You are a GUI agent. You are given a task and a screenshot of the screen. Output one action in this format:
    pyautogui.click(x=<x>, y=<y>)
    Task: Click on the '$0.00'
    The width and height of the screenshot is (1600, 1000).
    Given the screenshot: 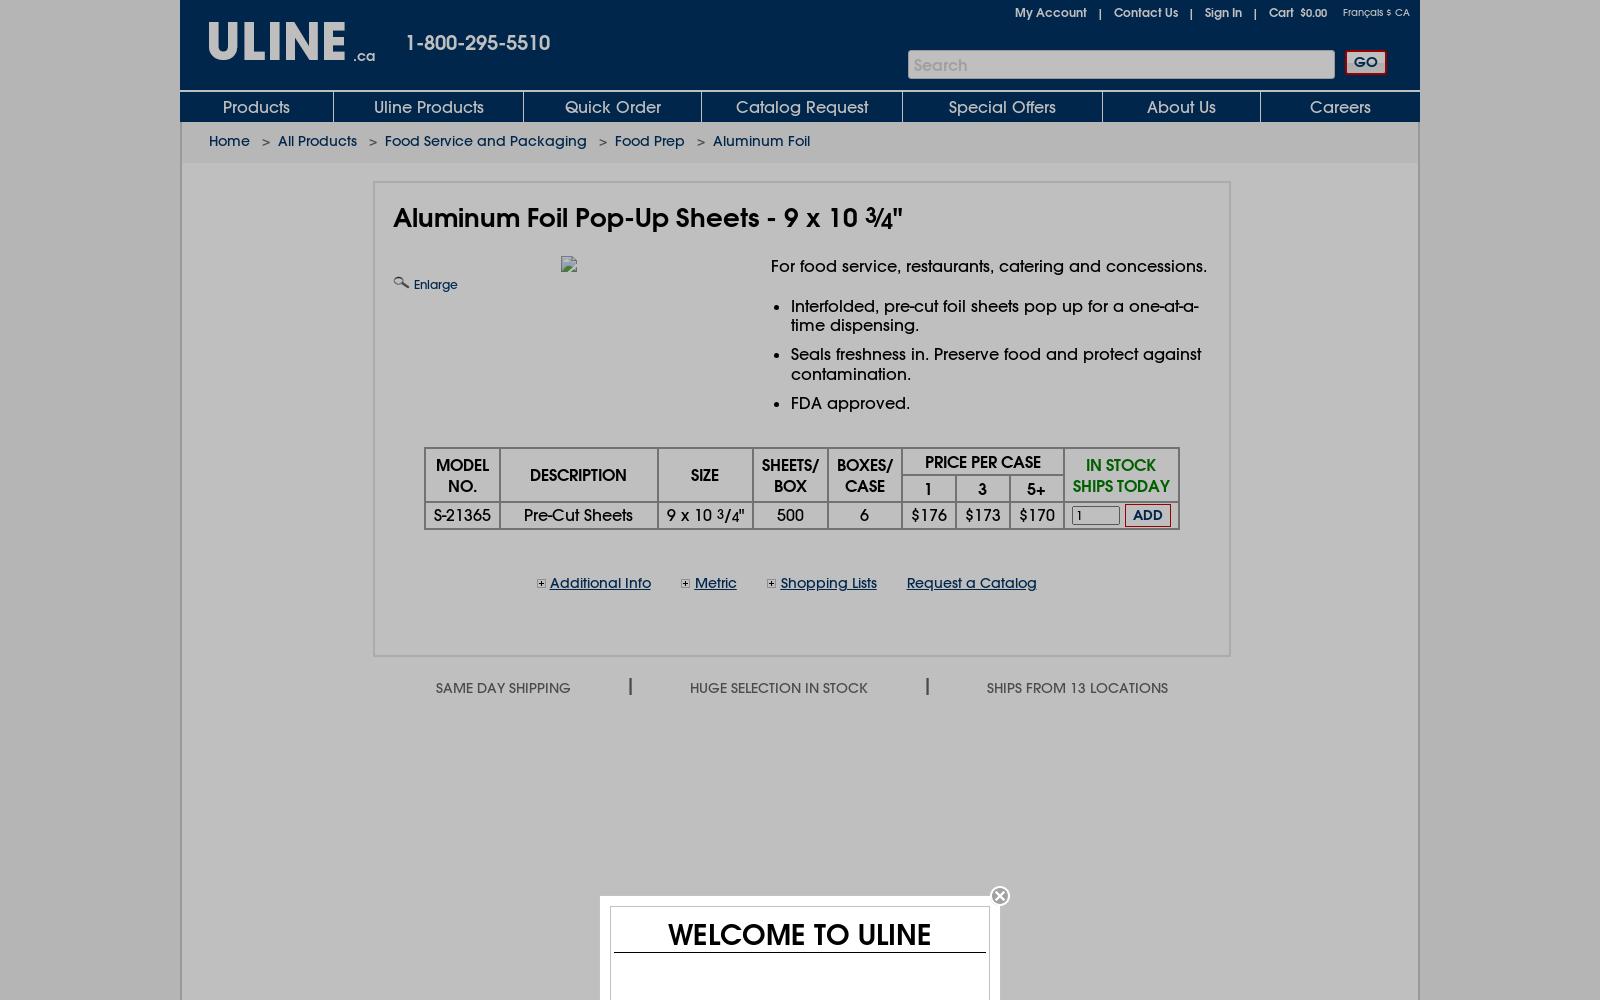 What is the action you would take?
    pyautogui.click(x=1312, y=12)
    